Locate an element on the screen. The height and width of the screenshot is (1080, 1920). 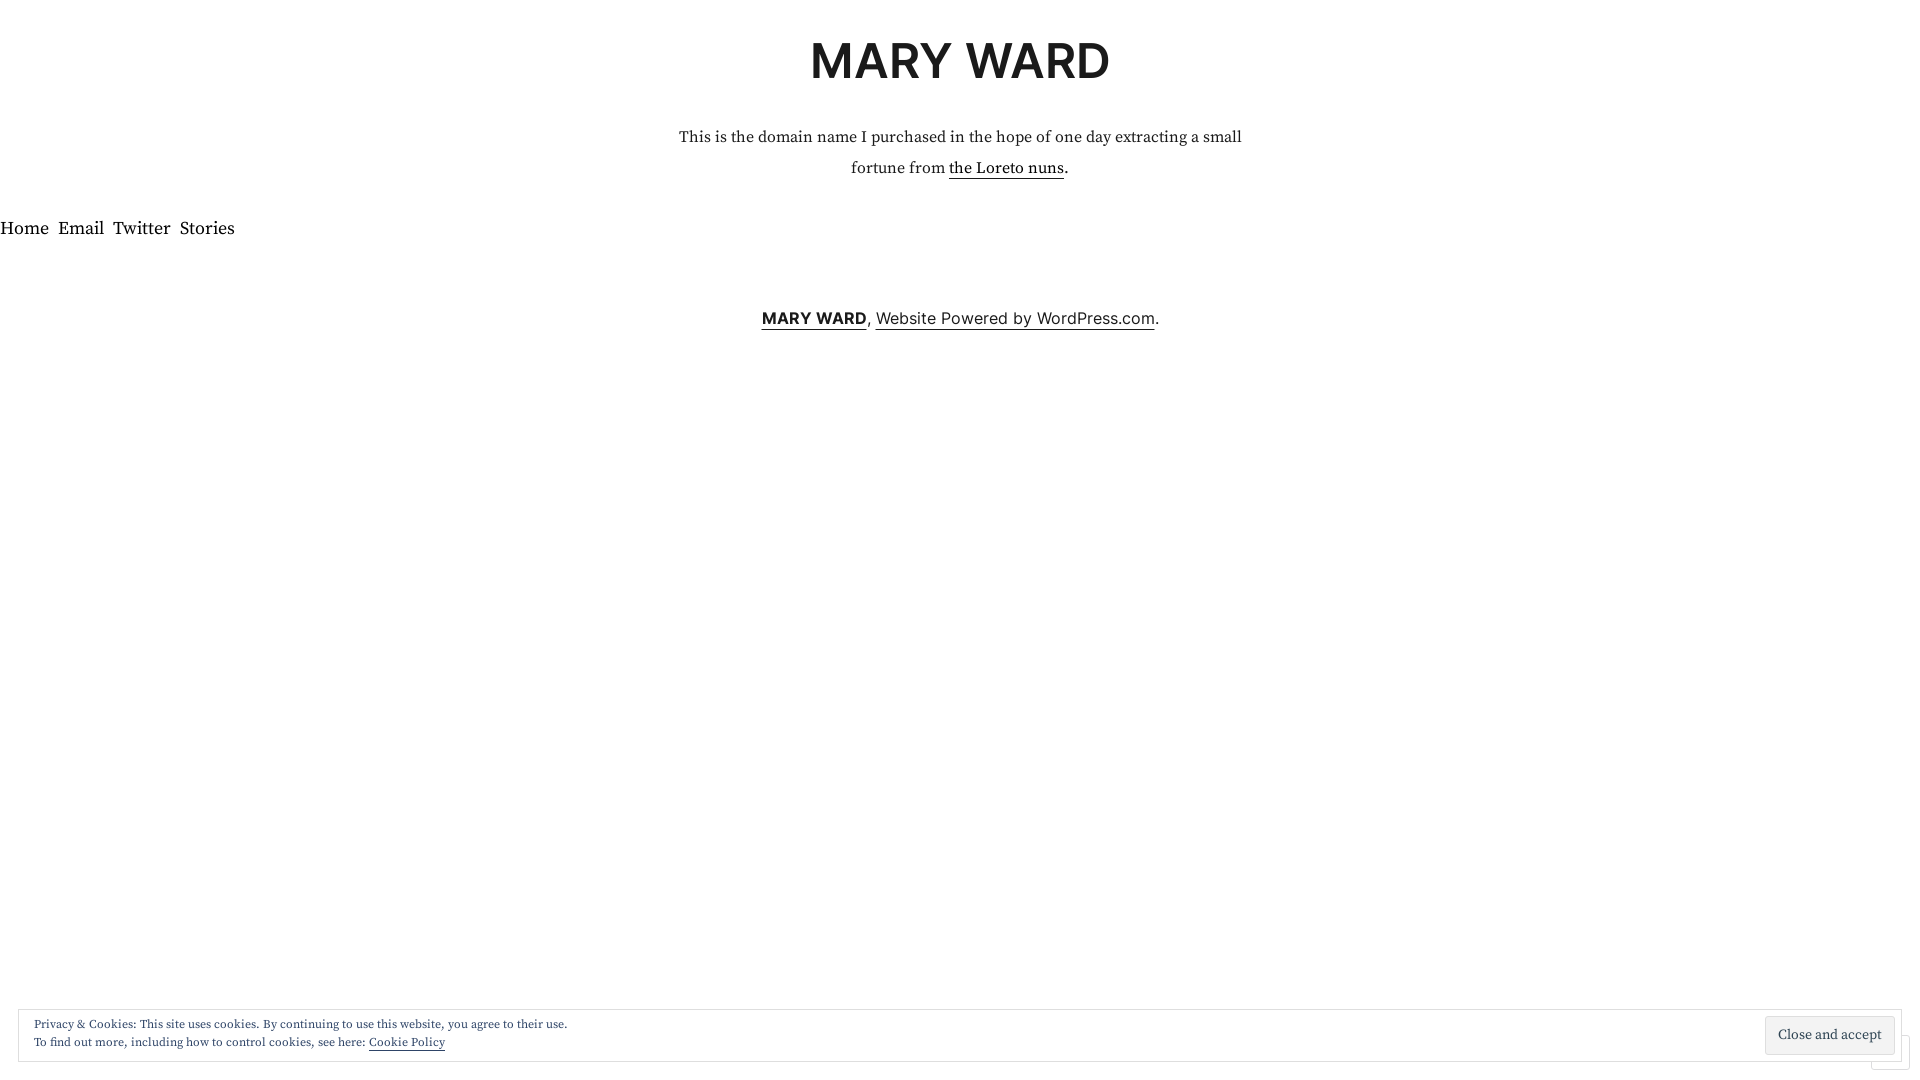
'Home' is located at coordinates (0, 229).